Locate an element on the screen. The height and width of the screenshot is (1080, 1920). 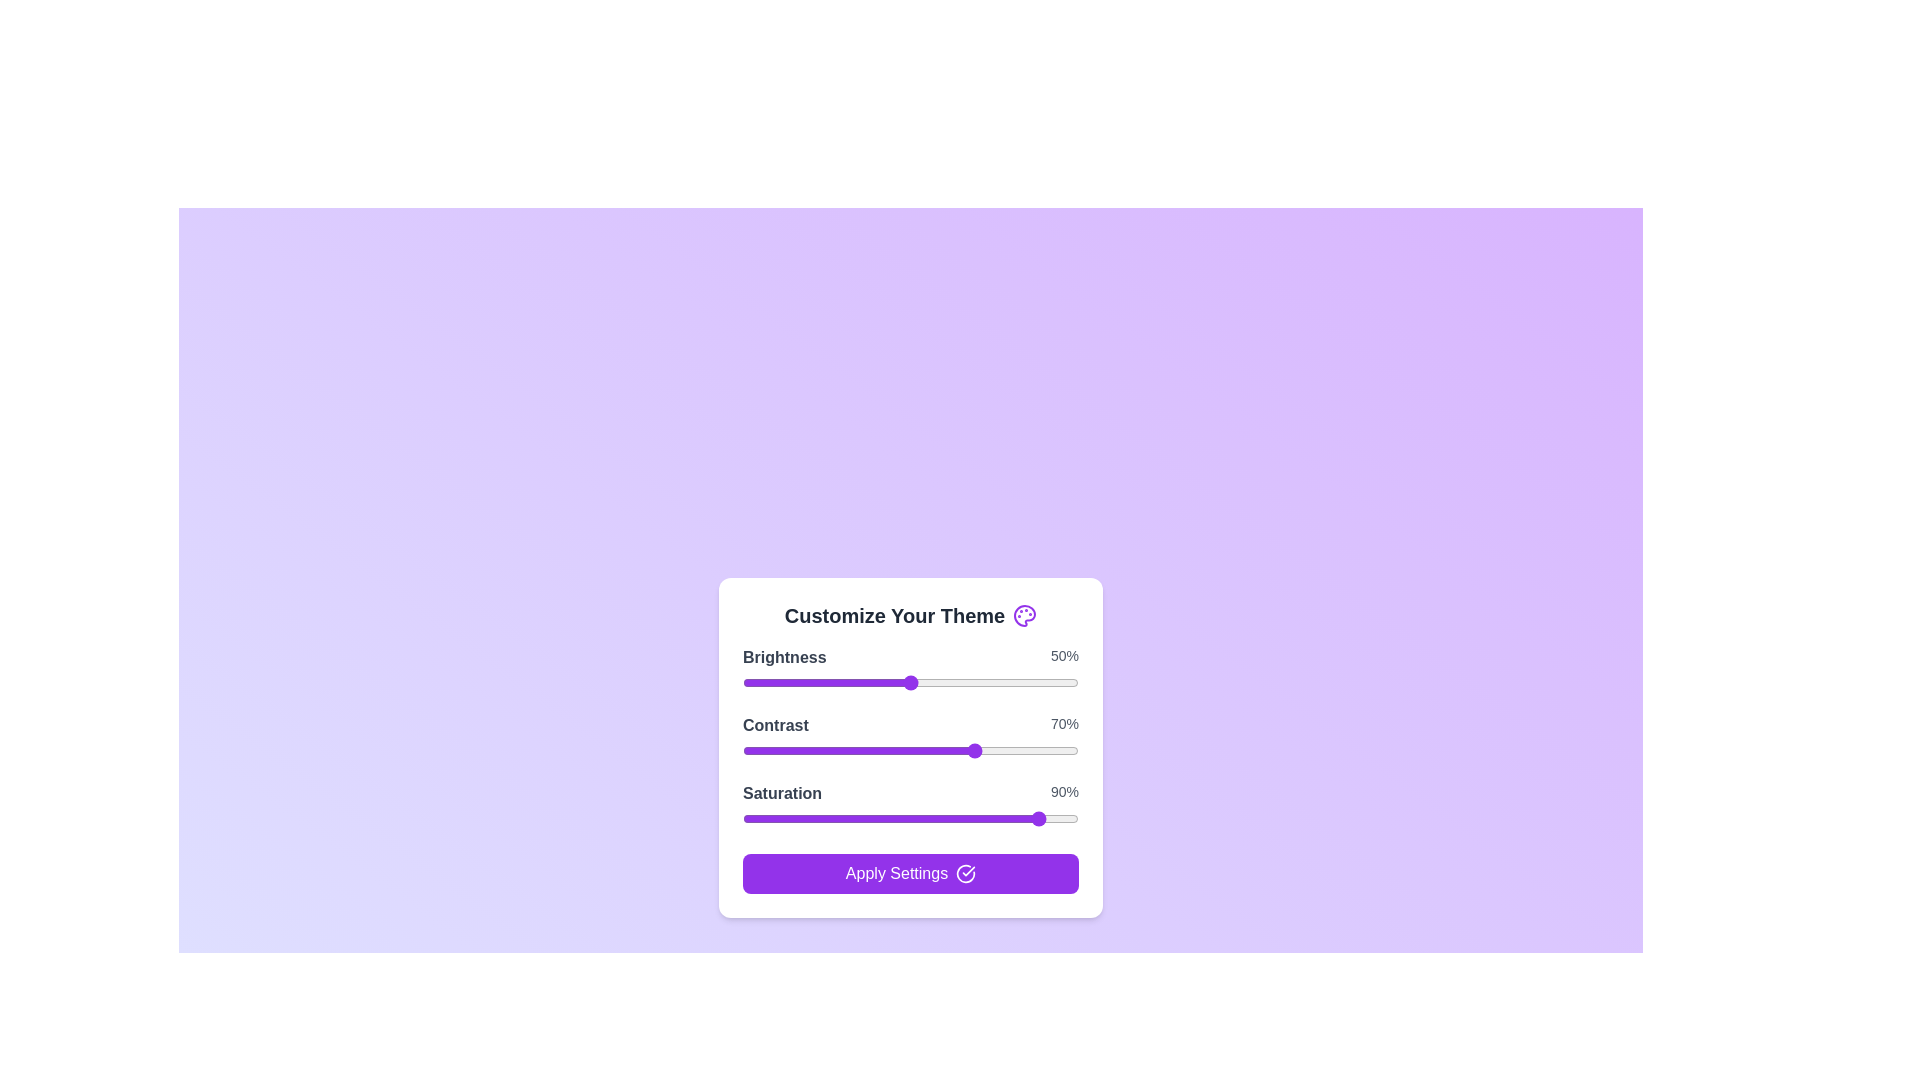
the saturation slider to 94% is located at coordinates (1057, 818).